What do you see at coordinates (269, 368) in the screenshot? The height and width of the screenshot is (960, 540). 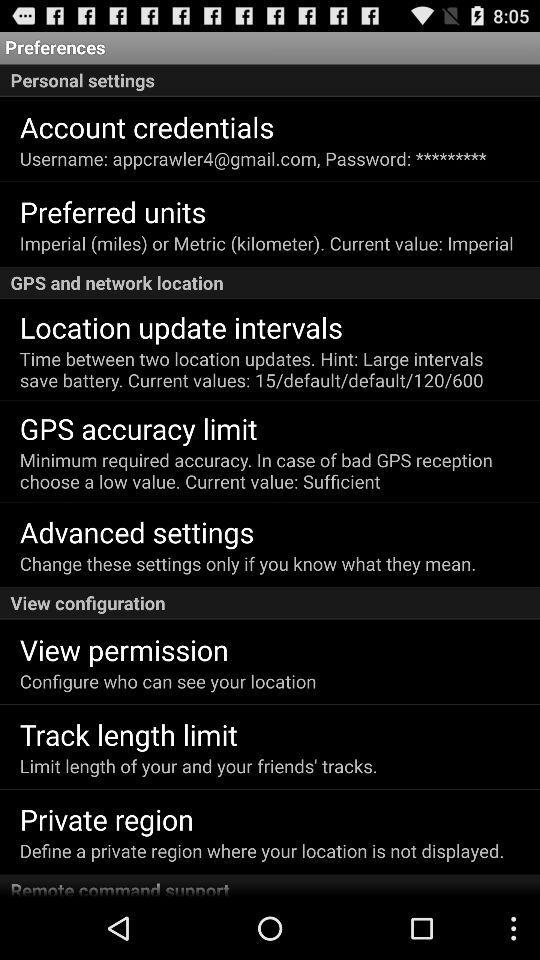 I see `item below the location update intervals icon` at bounding box center [269, 368].